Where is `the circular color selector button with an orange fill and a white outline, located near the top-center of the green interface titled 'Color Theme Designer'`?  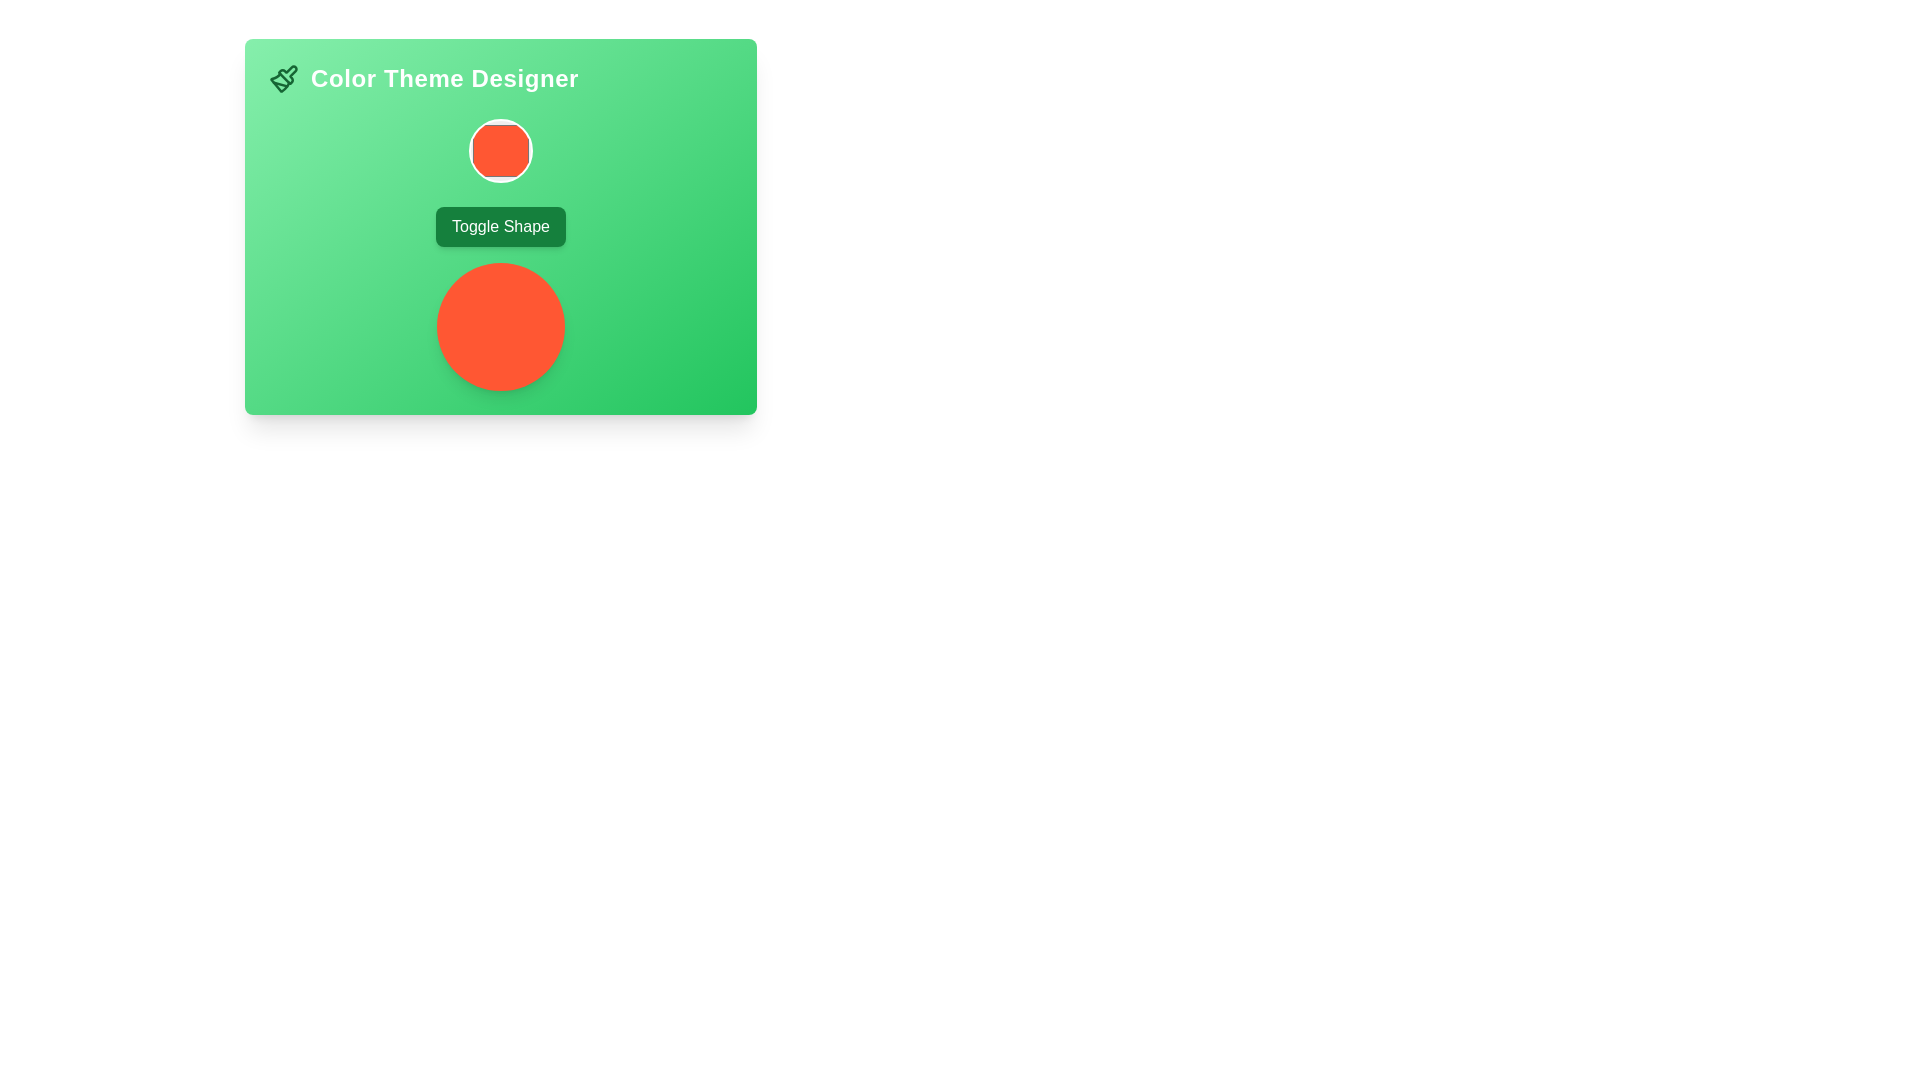 the circular color selector button with an orange fill and a white outline, located near the top-center of the green interface titled 'Color Theme Designer' is located at coordinates (500, 149).